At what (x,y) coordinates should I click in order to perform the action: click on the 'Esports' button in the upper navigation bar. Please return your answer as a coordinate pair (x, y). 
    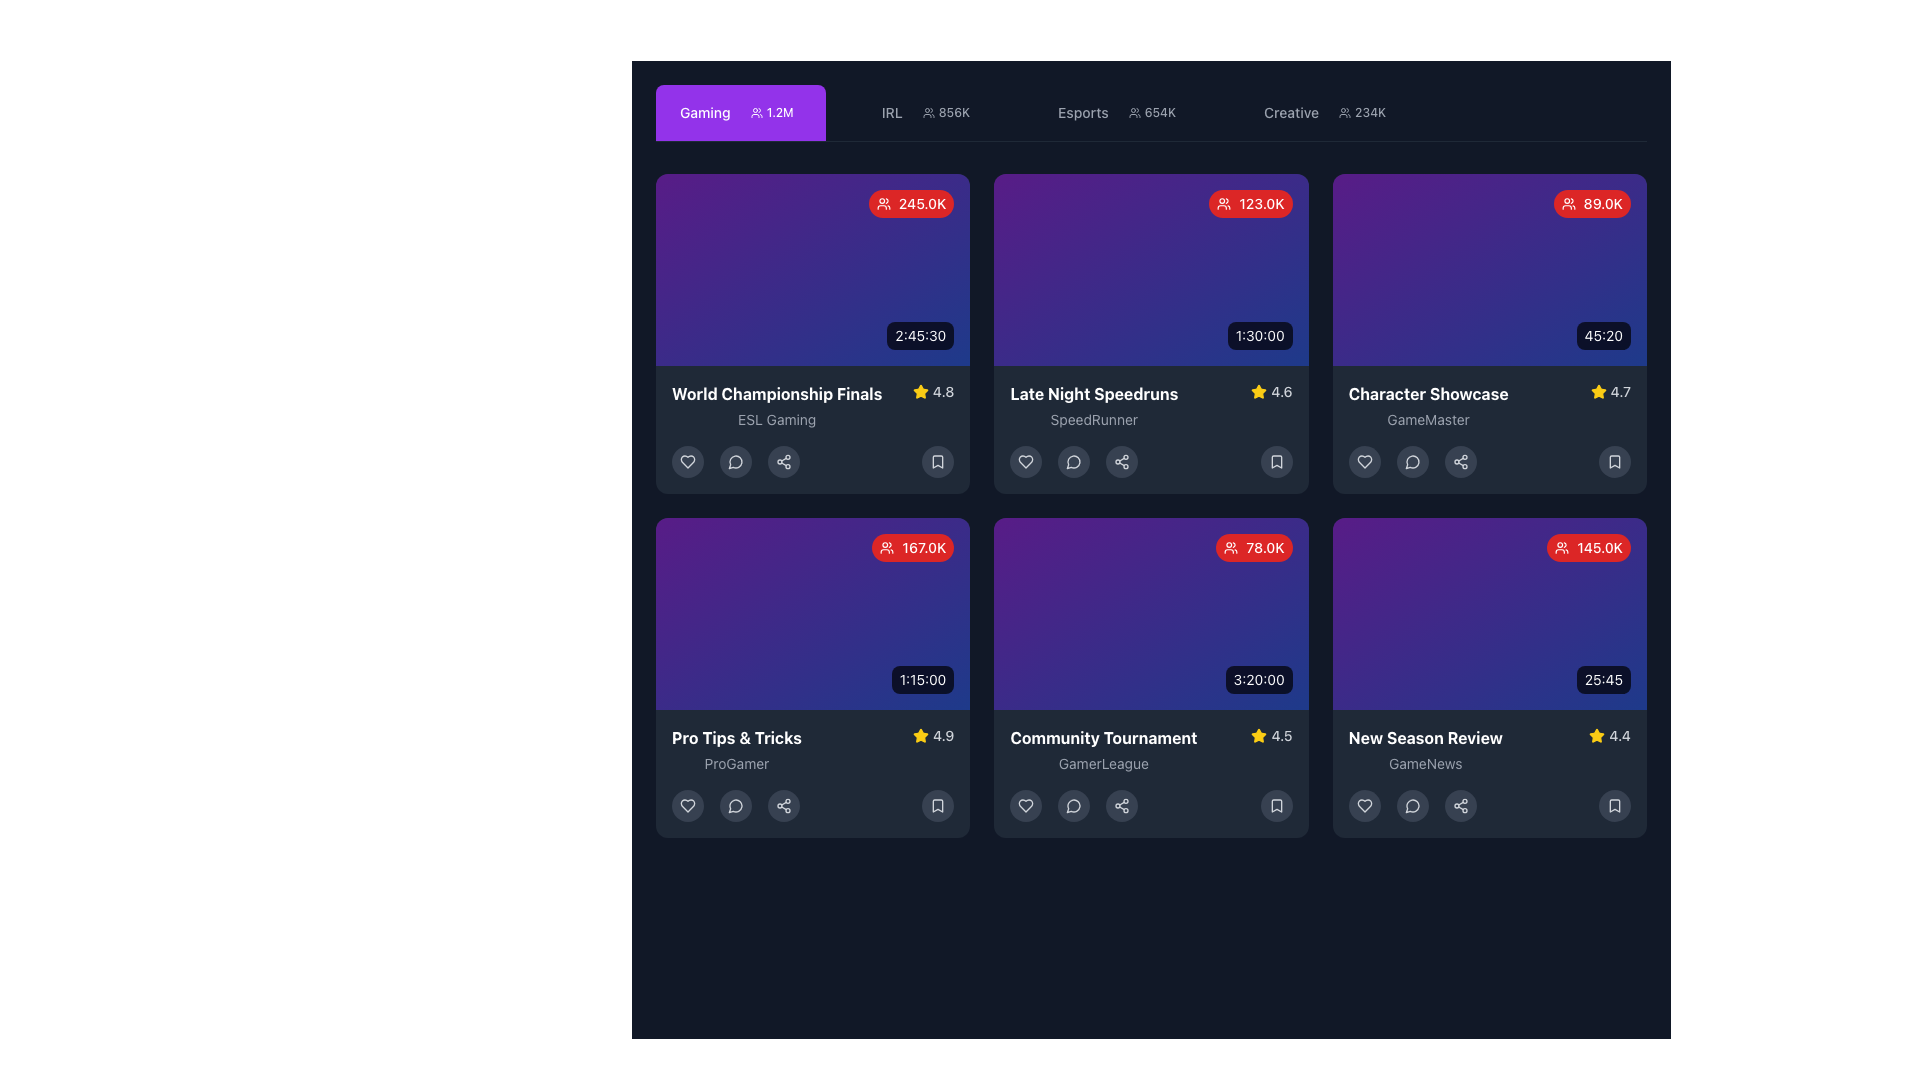
    Looking at the image, I should click on (1121, 112).